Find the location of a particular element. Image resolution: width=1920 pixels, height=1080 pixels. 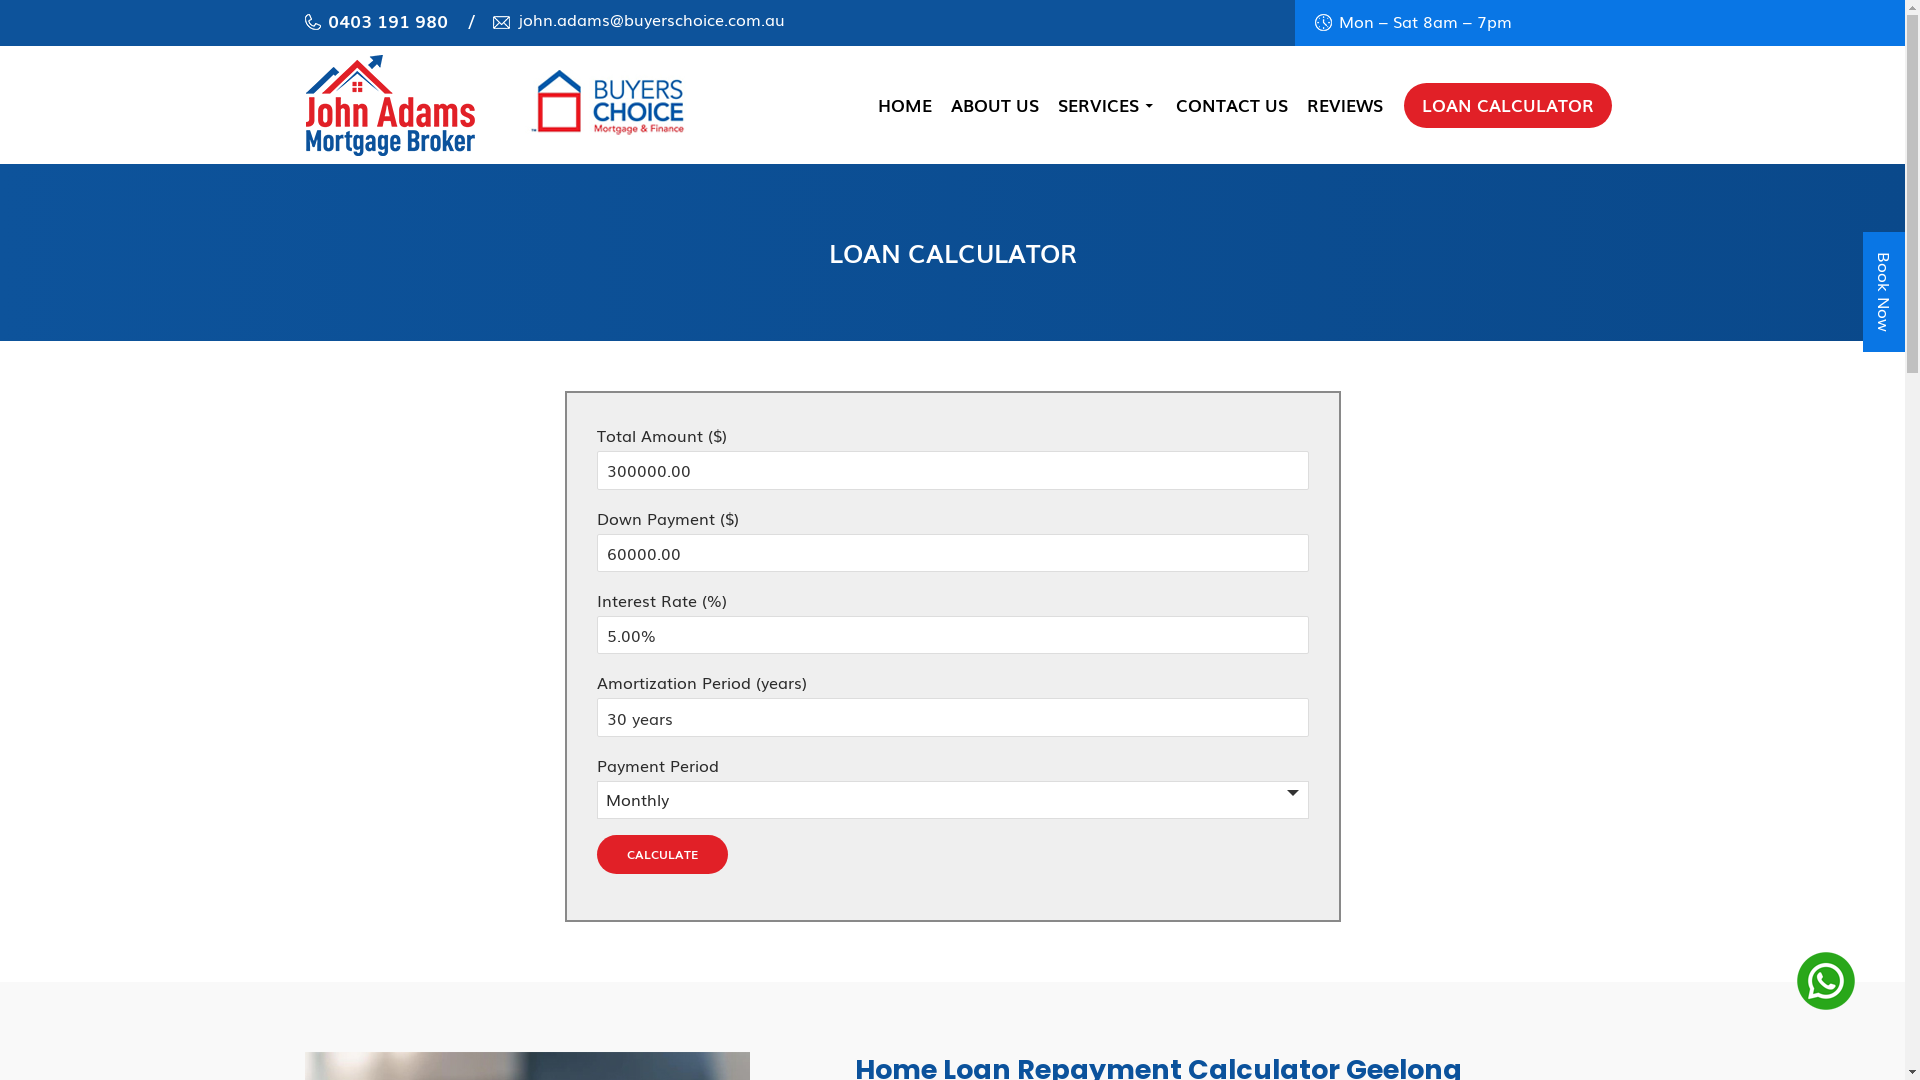

'ABOUT US' is located at coordinates (993, 104).